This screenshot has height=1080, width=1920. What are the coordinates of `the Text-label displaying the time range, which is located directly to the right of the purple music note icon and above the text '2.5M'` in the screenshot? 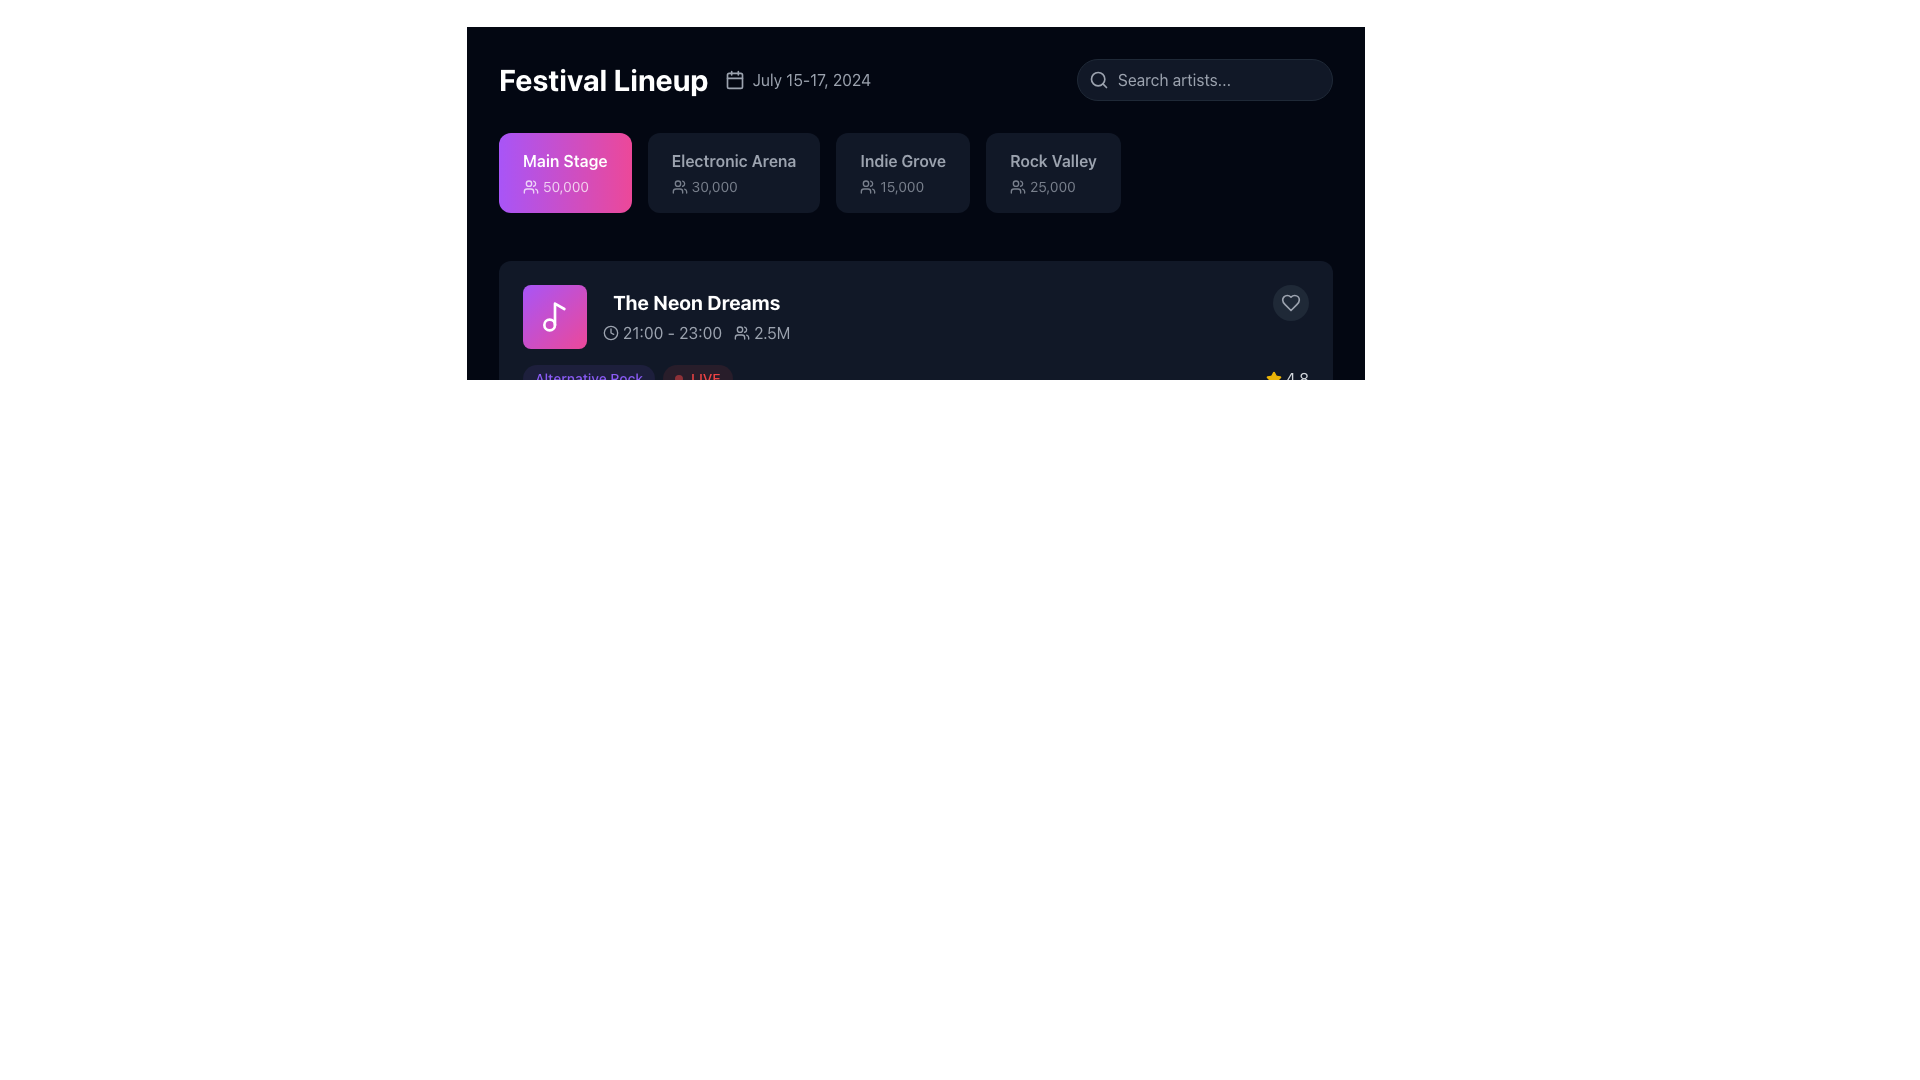 It's located at (662, 331).